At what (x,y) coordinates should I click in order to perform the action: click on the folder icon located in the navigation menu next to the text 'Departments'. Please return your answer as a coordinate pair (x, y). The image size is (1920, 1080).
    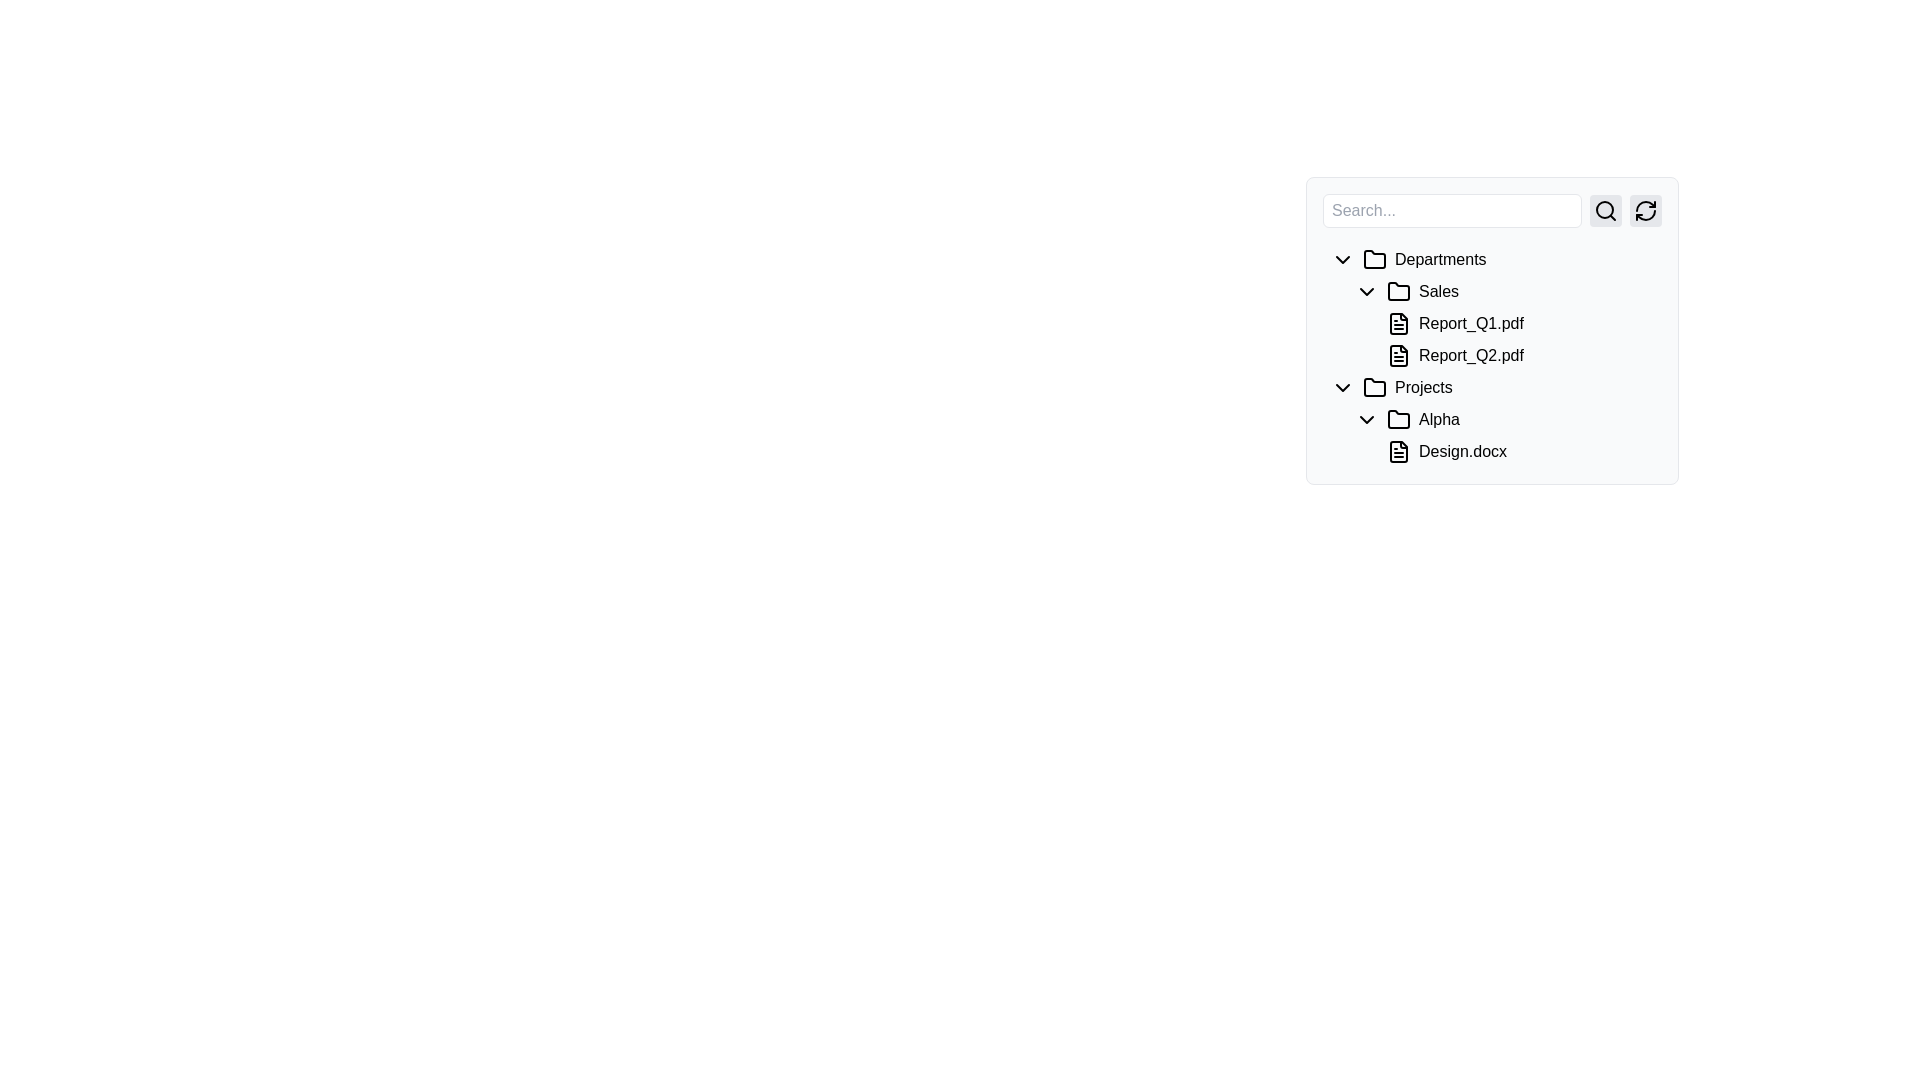
    Looking at the image, I should click on (1377, 258).